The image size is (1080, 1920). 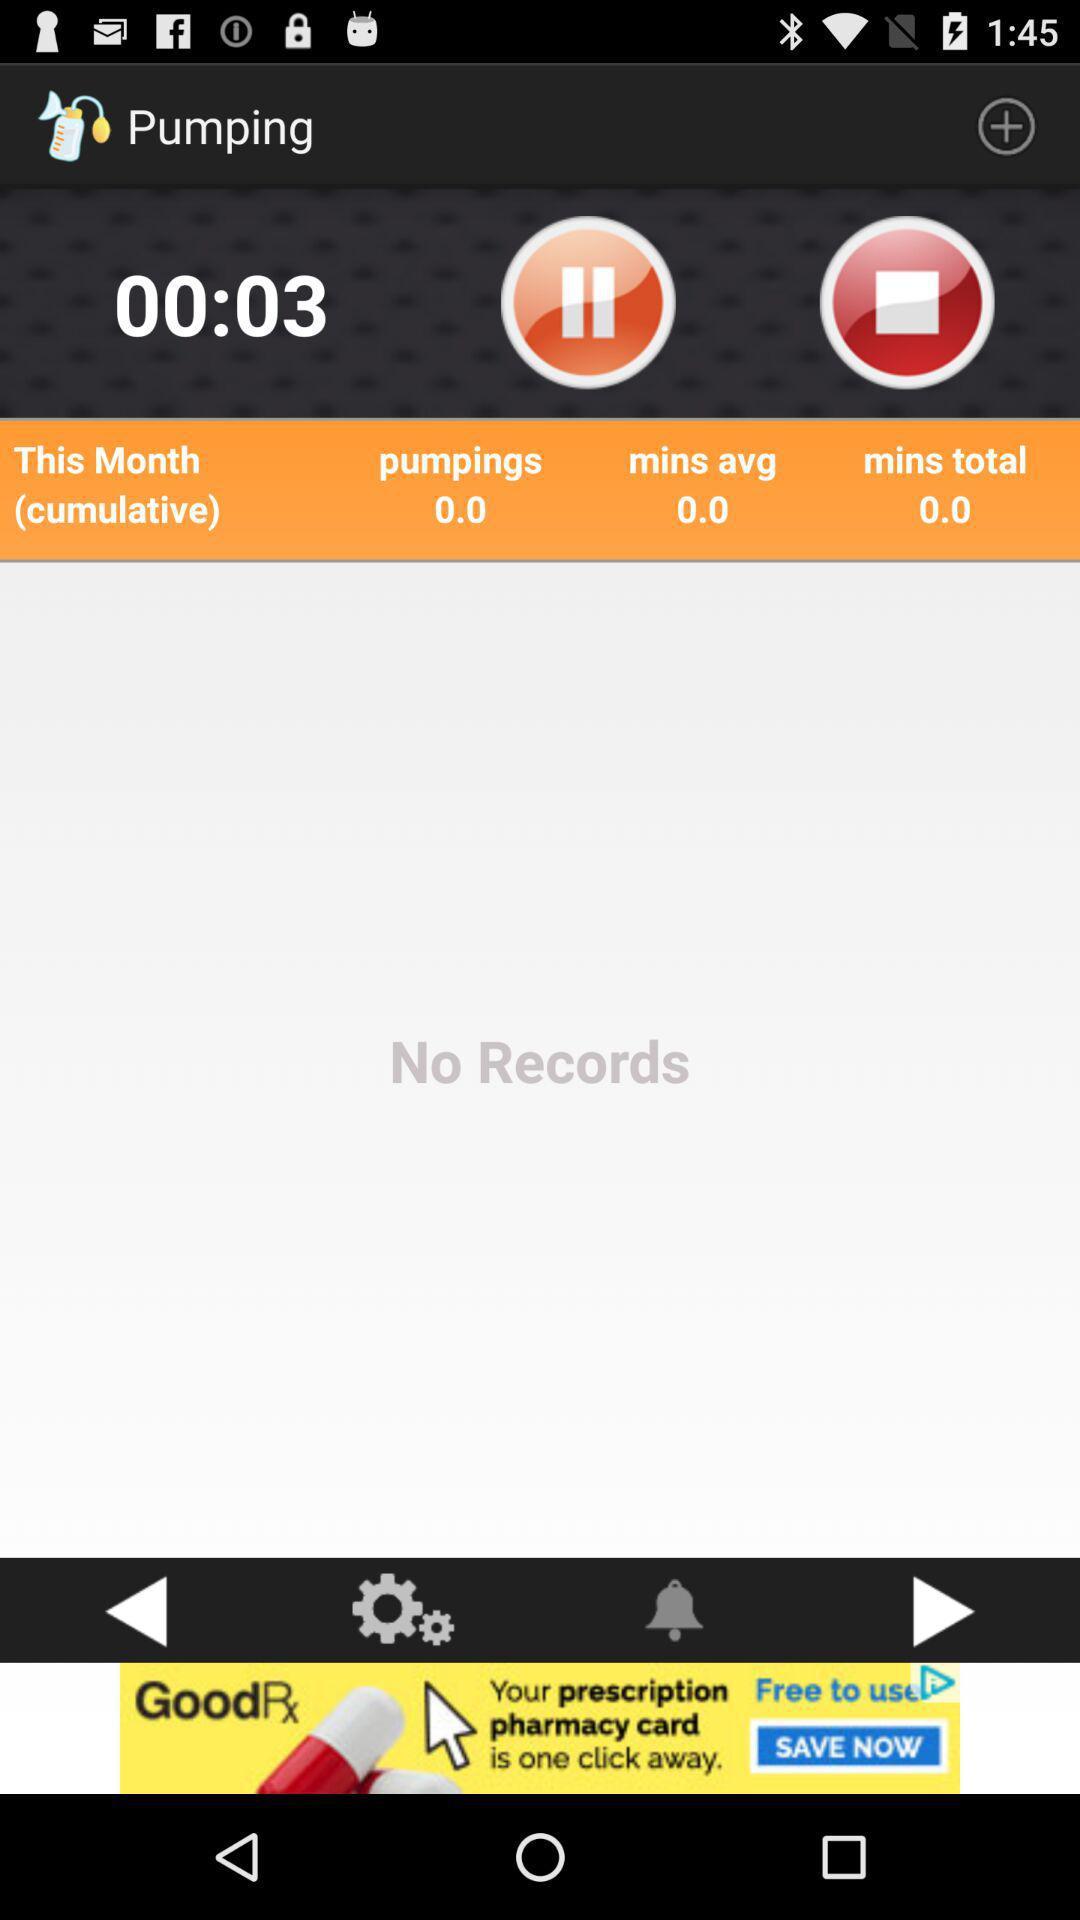 I want to click on bel button, so click(x=675, y=1610).